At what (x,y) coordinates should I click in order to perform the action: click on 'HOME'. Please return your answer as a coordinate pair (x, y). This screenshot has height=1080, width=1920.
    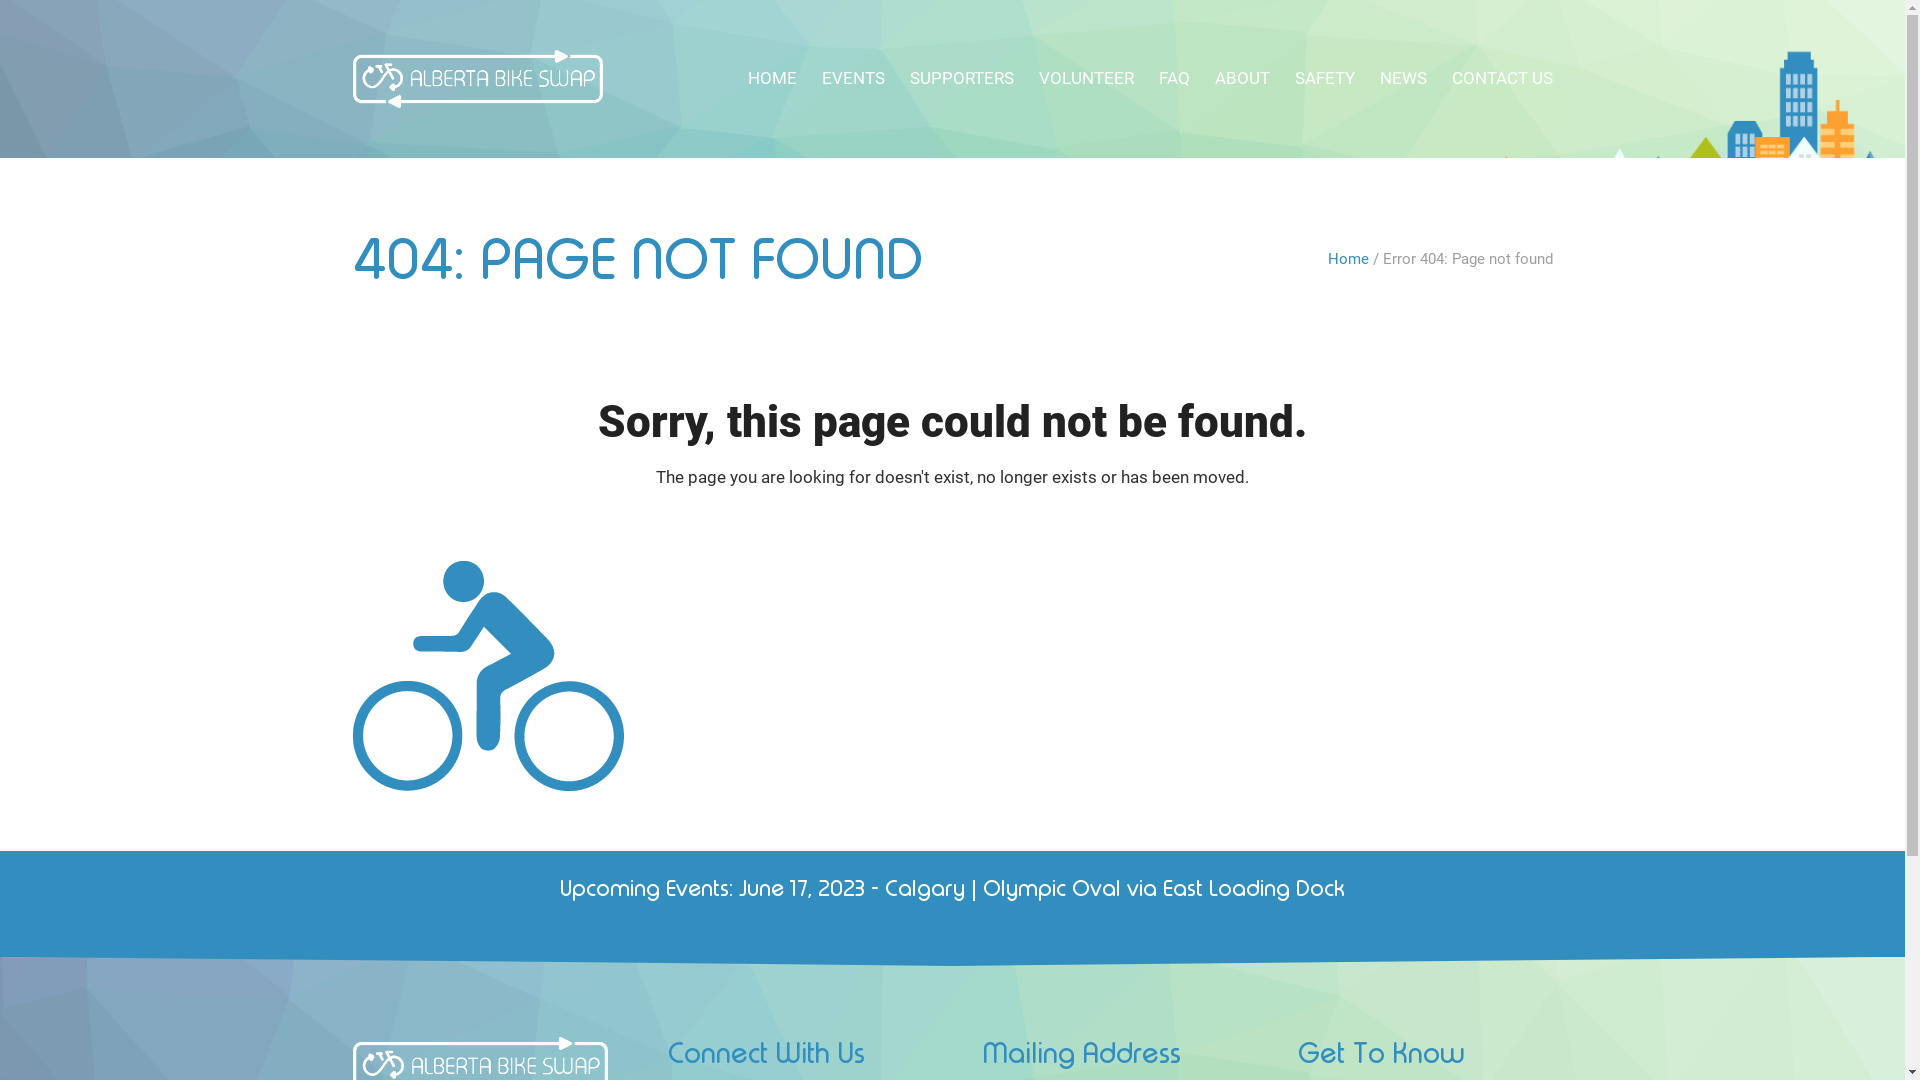
    Looking at the image, I should click on (771, 77).